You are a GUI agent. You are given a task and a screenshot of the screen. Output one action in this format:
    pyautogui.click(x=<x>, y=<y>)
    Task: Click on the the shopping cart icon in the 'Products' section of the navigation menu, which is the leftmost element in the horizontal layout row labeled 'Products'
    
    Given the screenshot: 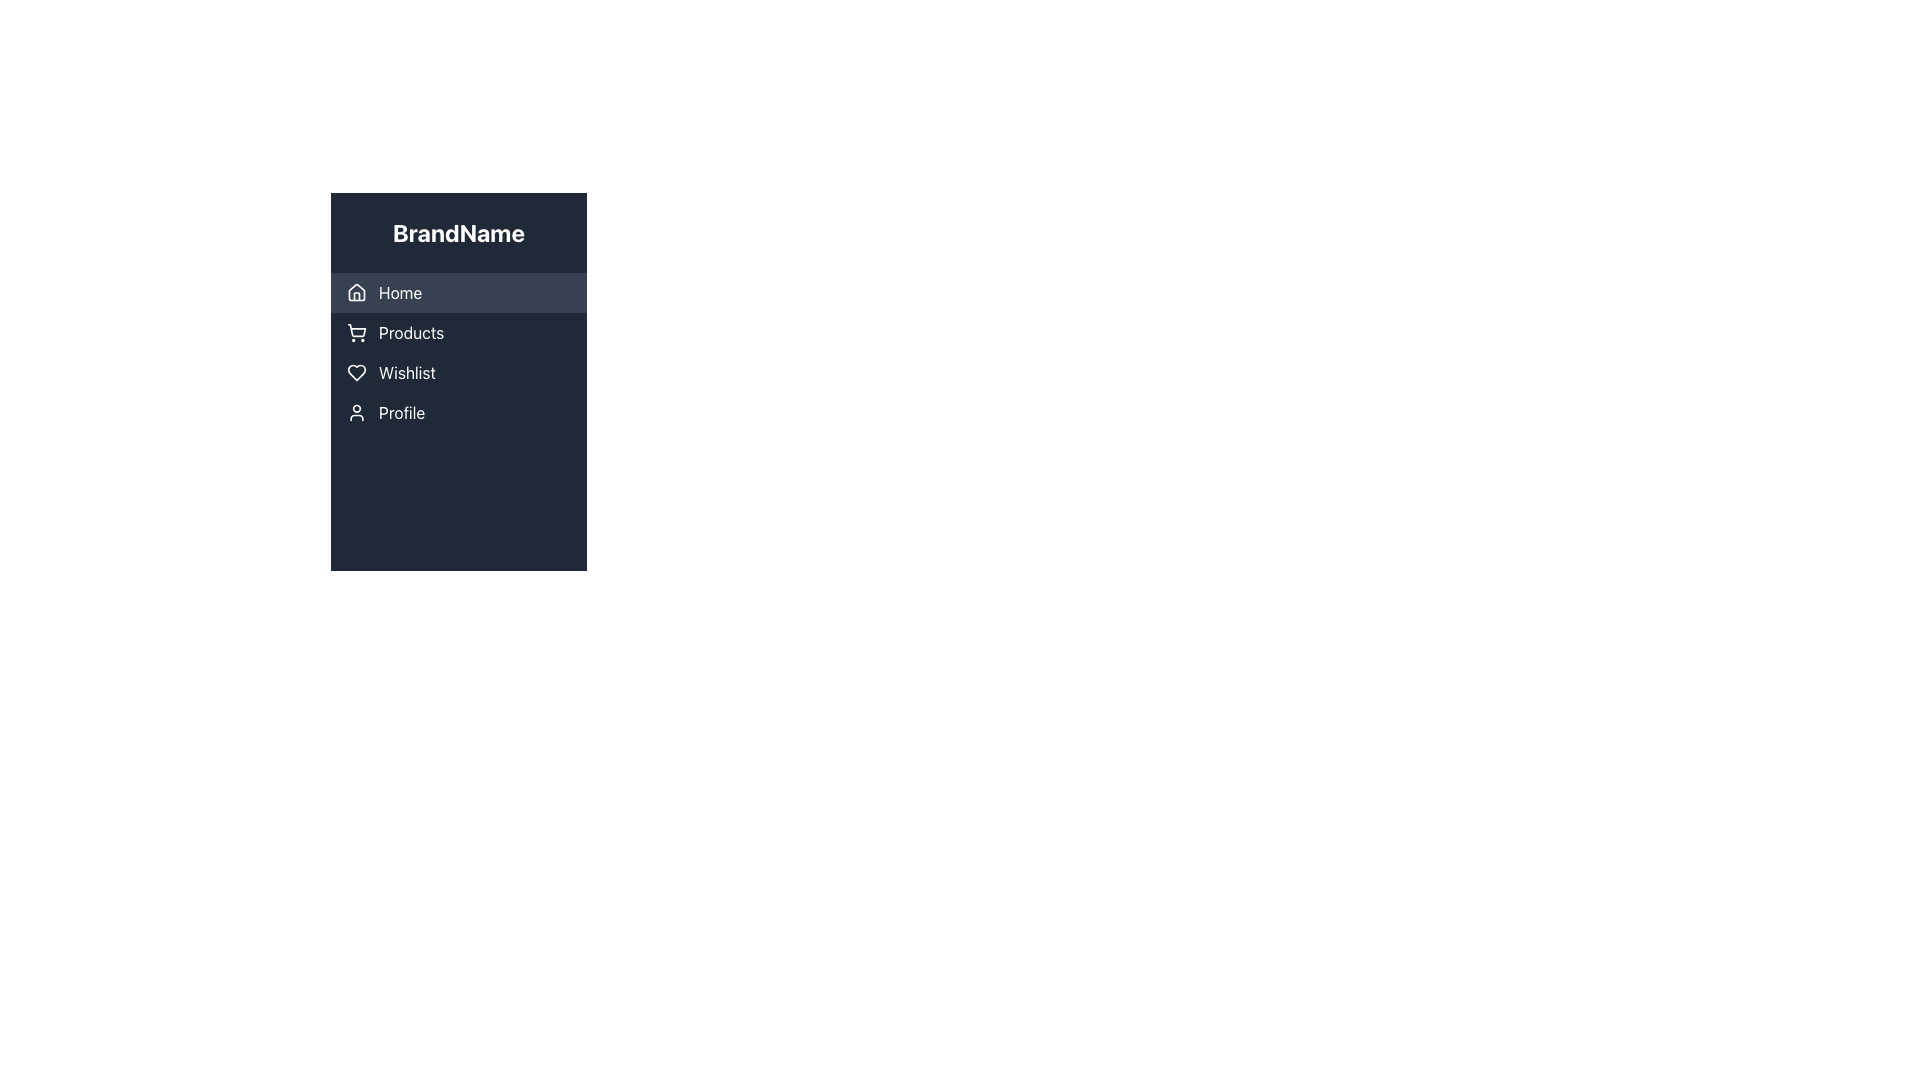 What is the action you would take?
    pyautogui.click(x=356, y=331)
    